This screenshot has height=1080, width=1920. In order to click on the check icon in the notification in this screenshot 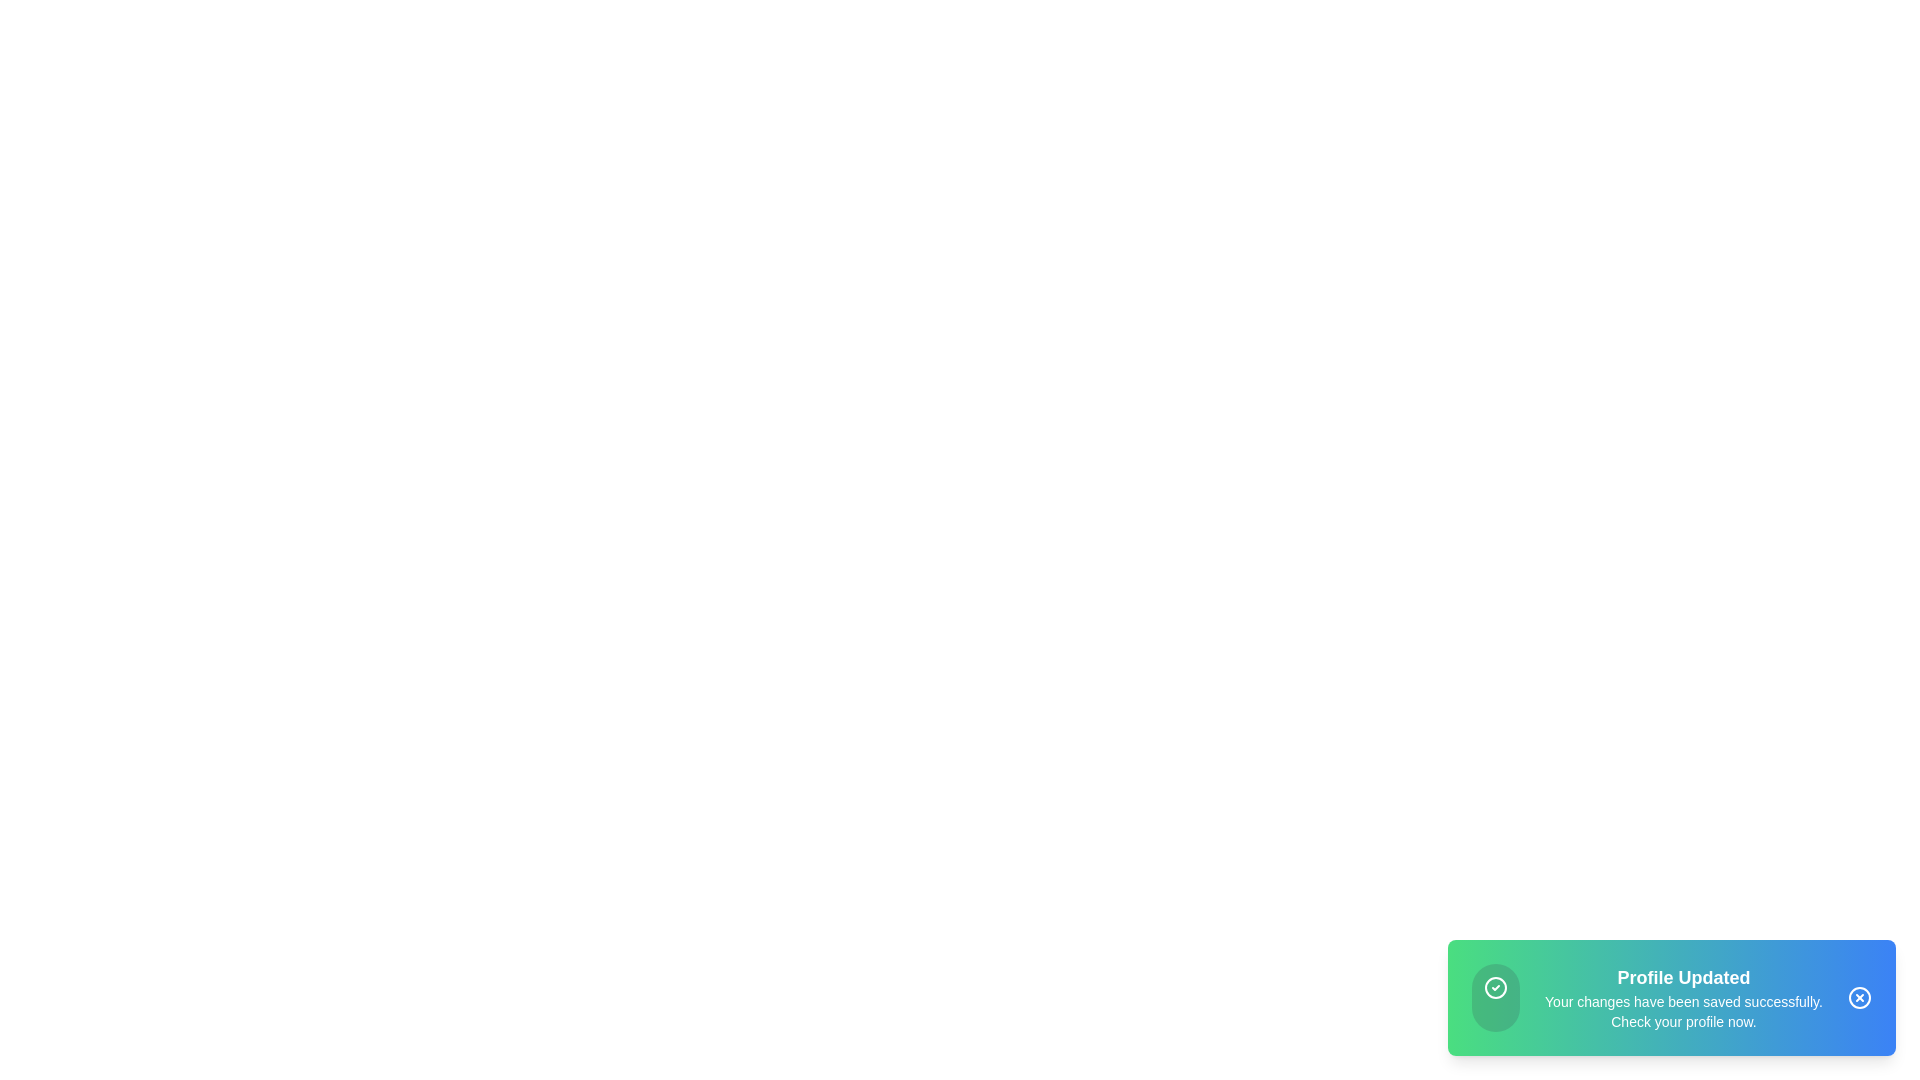, I will do `click(1496, 986)`.